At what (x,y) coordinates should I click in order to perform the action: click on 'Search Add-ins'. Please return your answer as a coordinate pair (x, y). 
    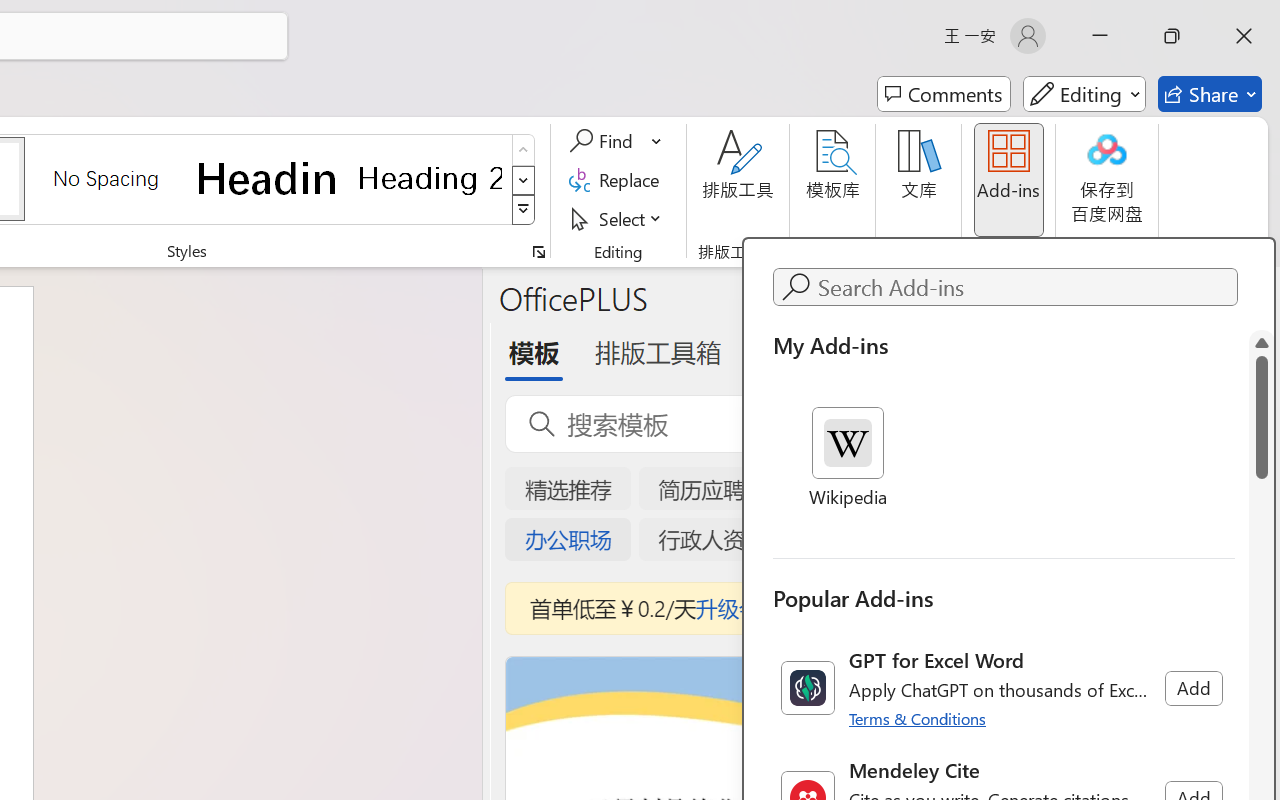
    Looking at the image, I should click on (1024, 287).